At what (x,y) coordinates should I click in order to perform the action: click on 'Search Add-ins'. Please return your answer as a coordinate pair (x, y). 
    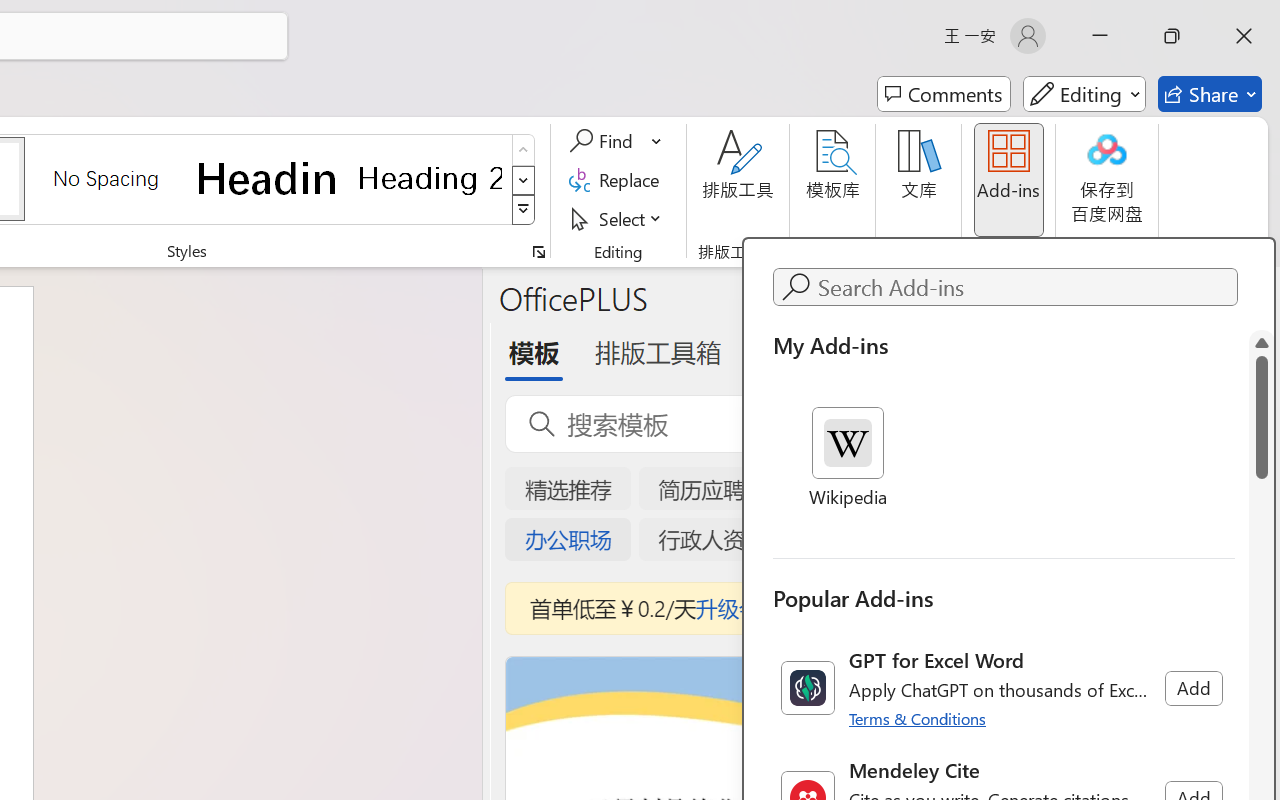
    Looking at the image, I should click on (1024, 287).